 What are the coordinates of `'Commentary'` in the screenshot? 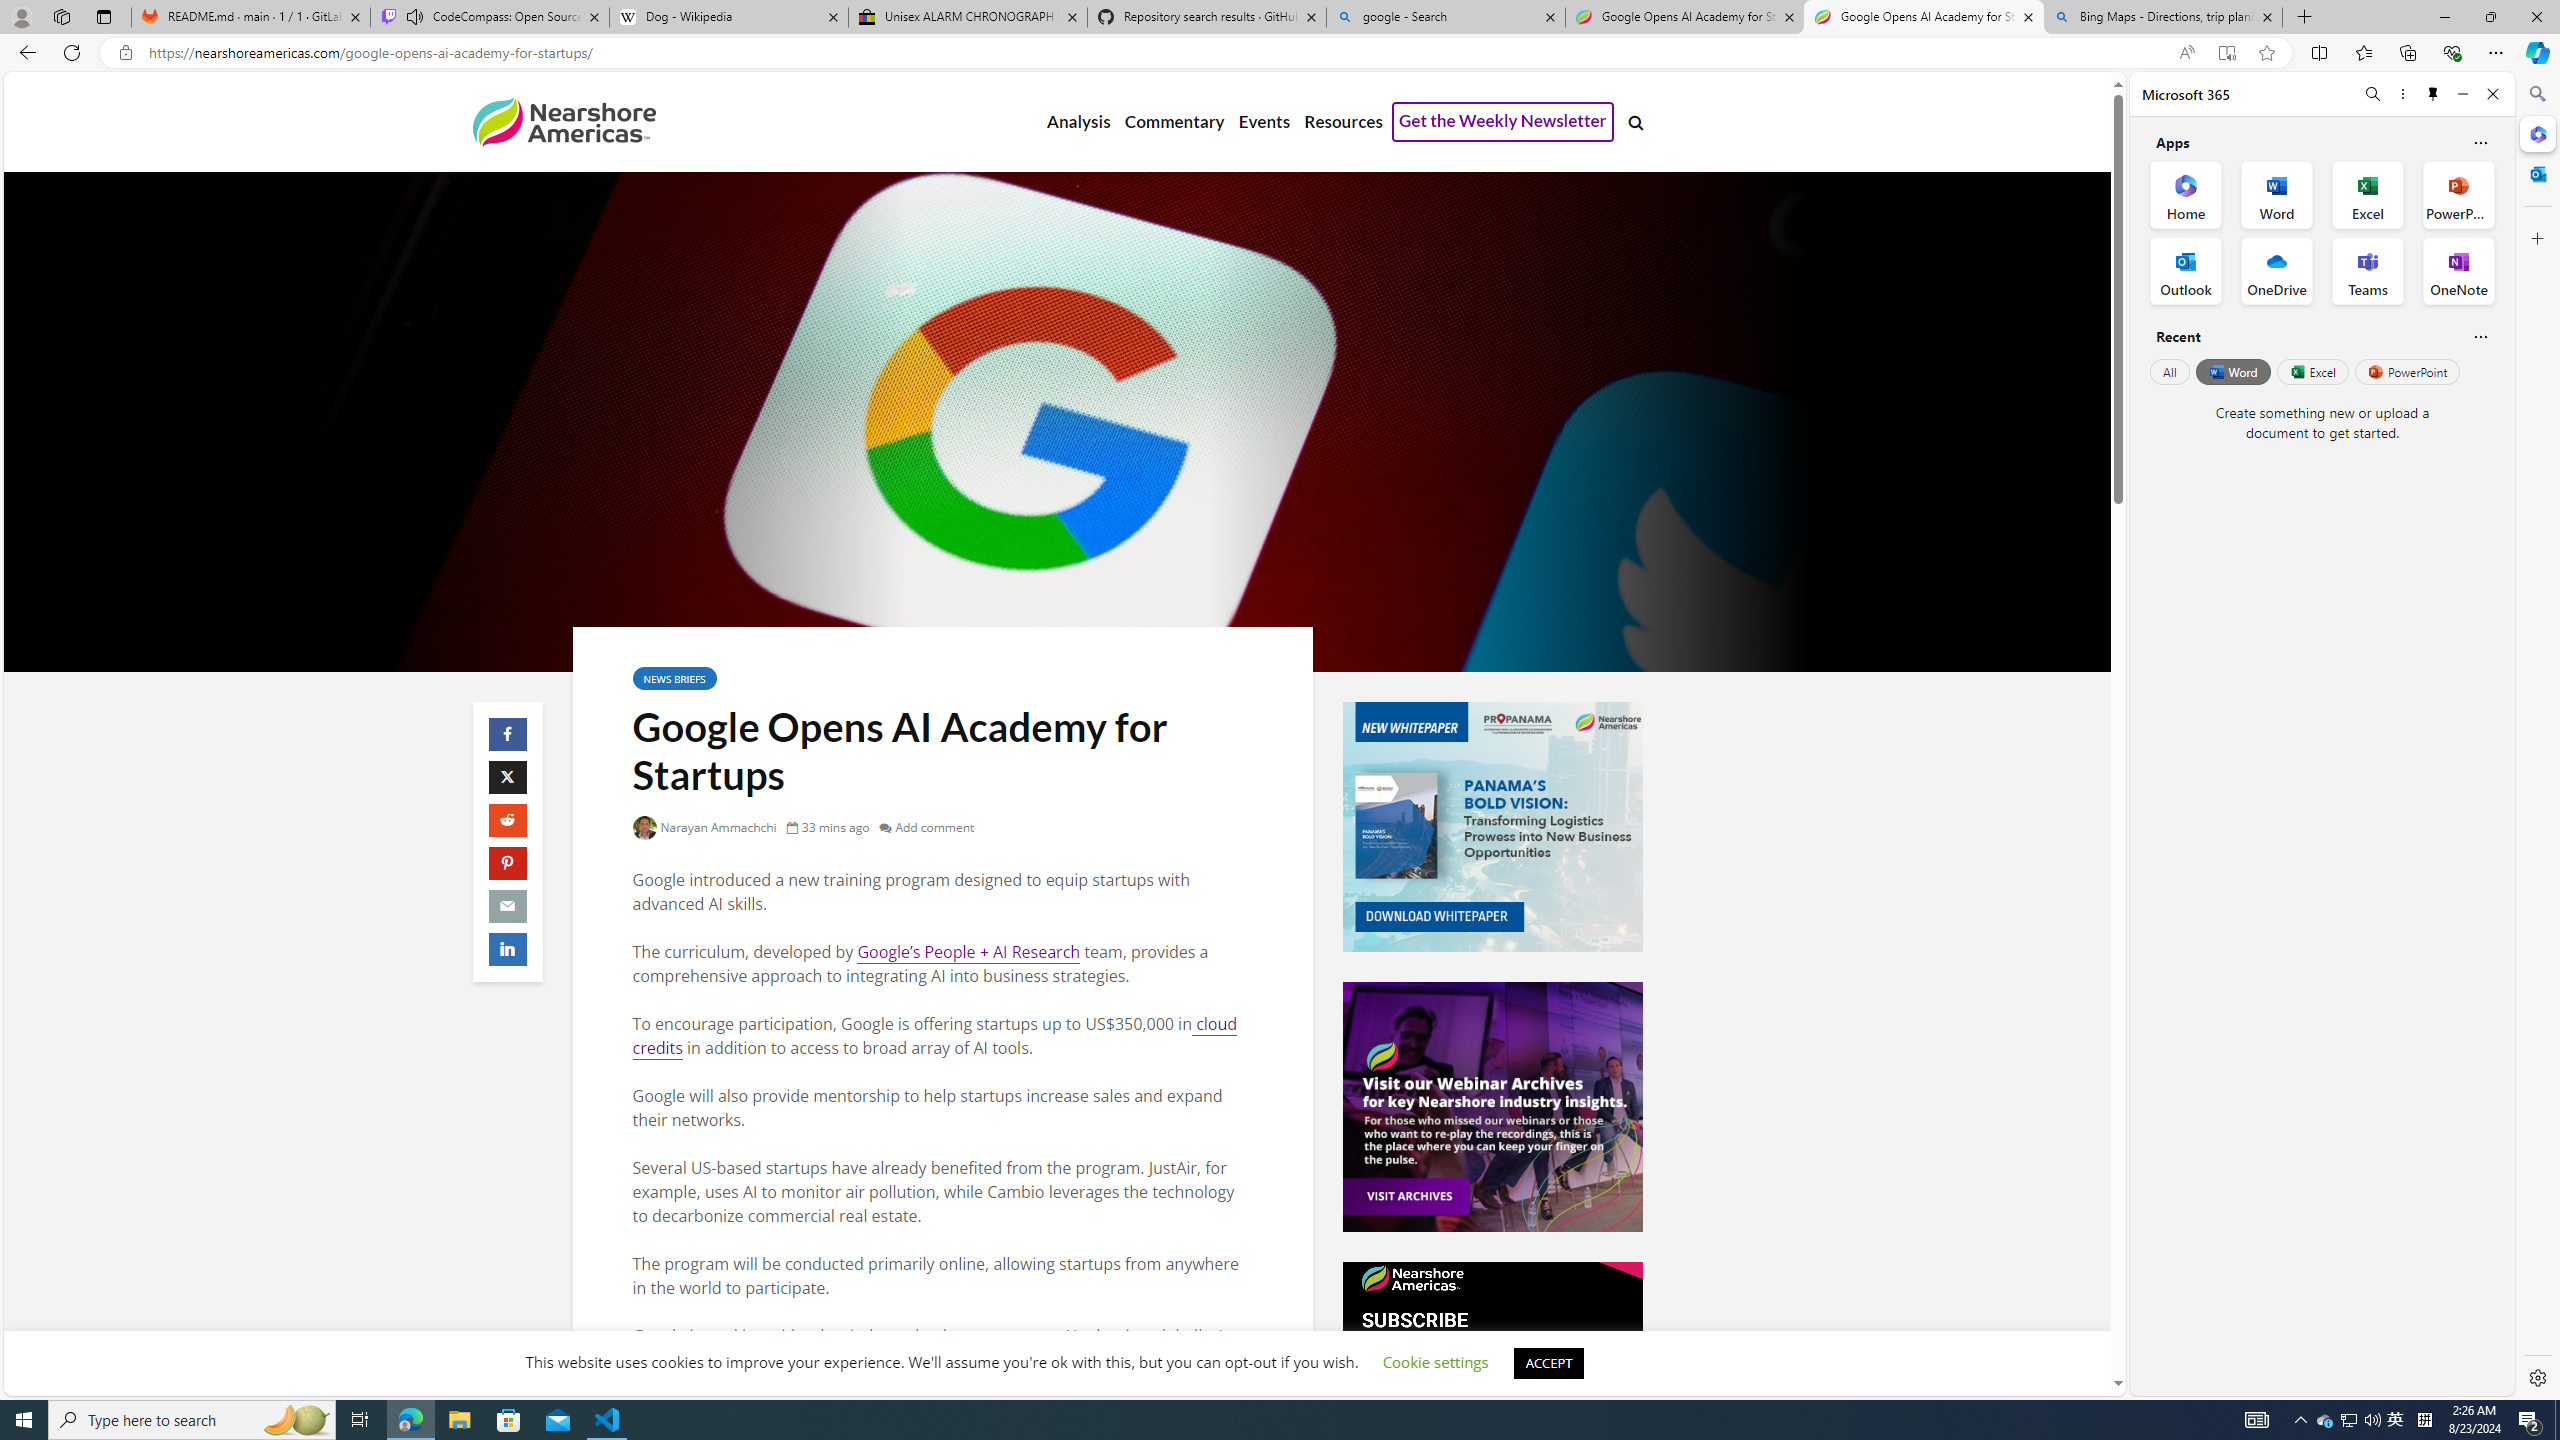 It's located at (1173, 122).